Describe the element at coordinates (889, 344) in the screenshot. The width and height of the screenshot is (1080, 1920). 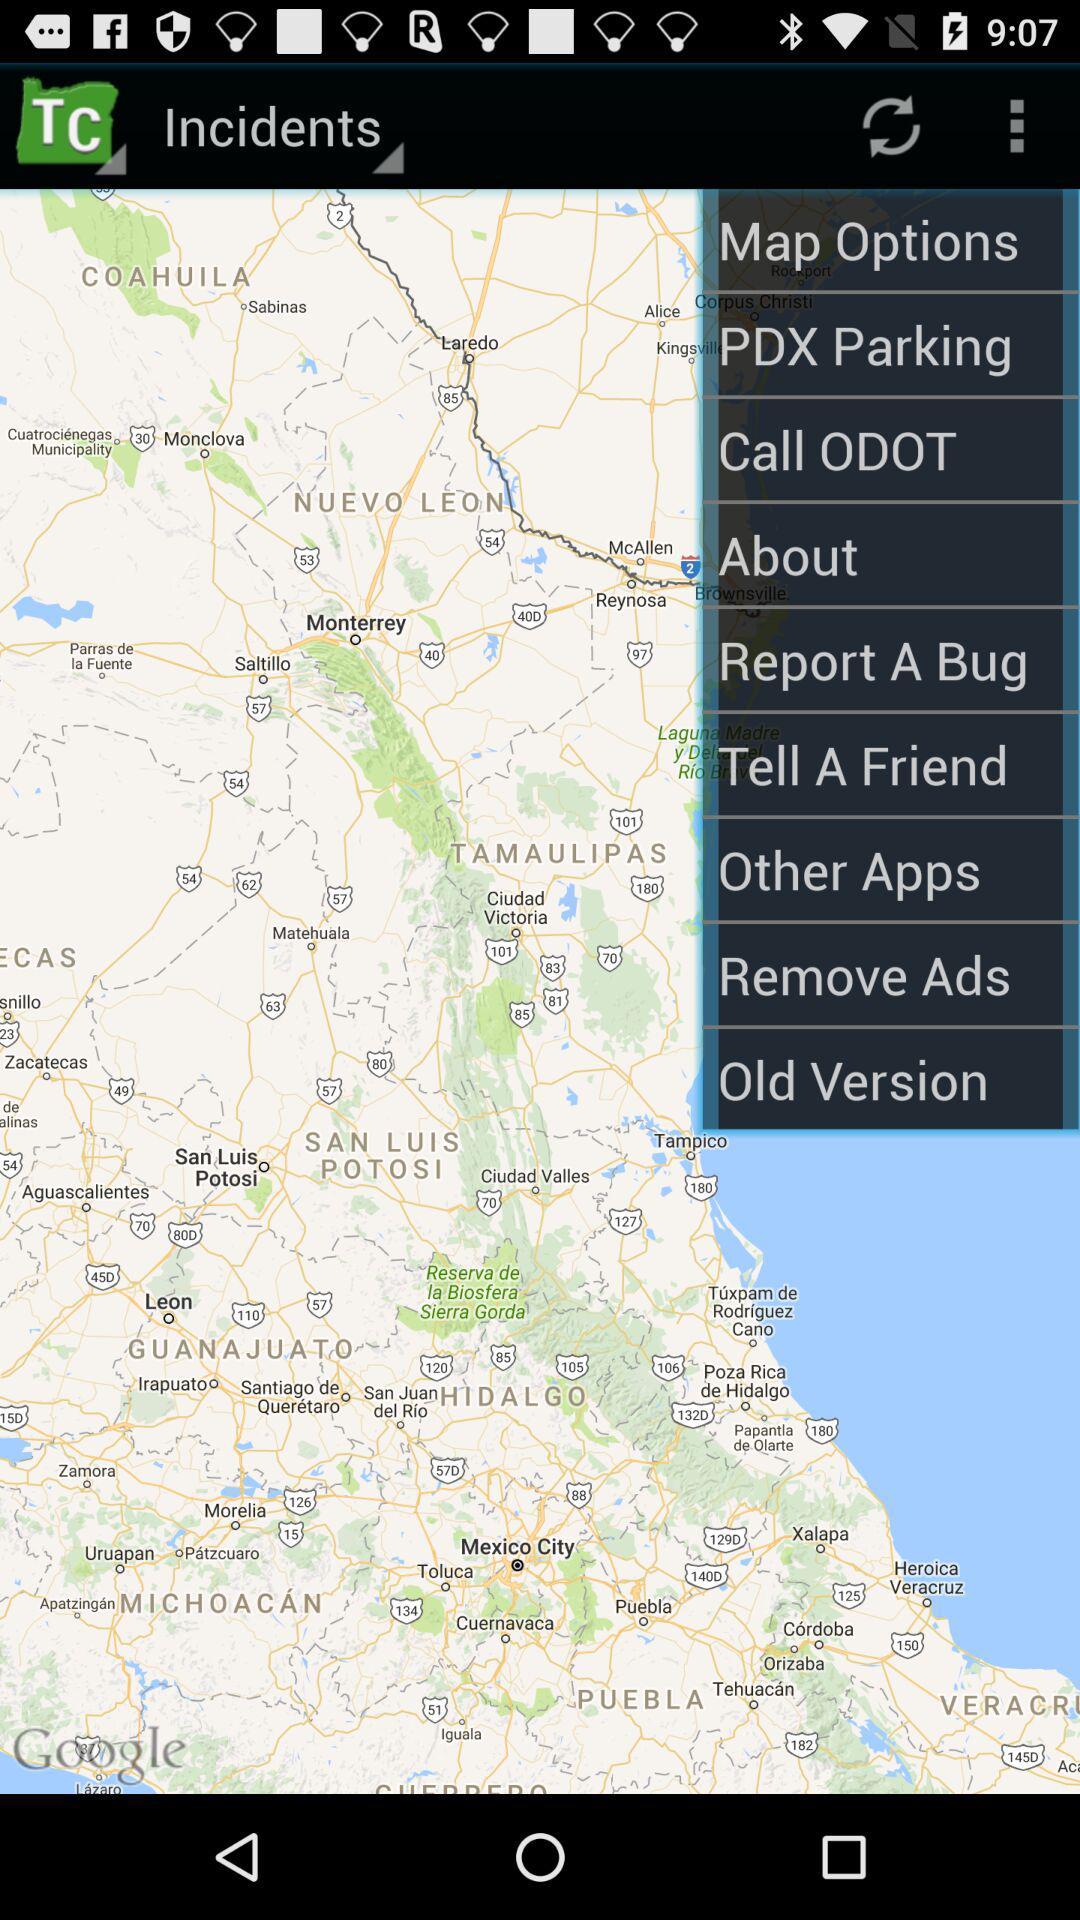
I see `pdx parking` at that location.